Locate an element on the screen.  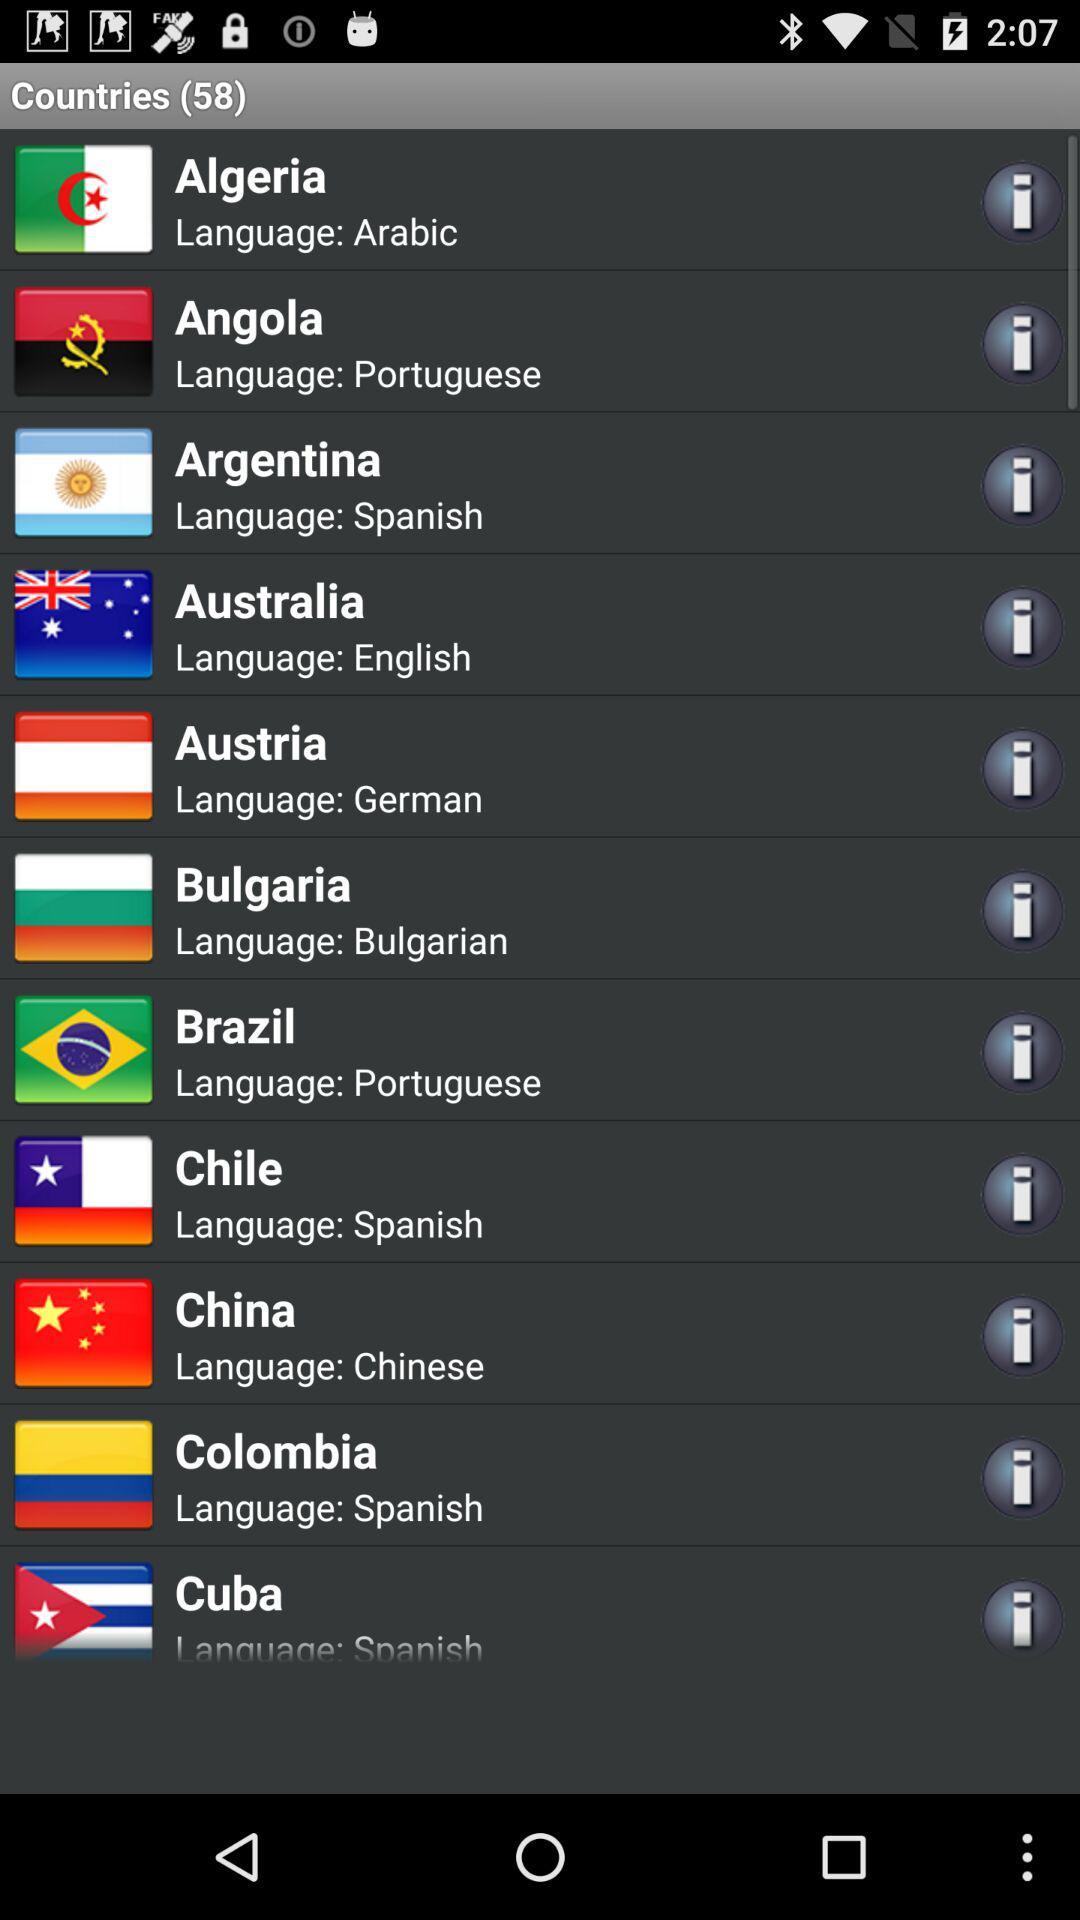
the icon above language:  app is located at coordinates (328, 1590).